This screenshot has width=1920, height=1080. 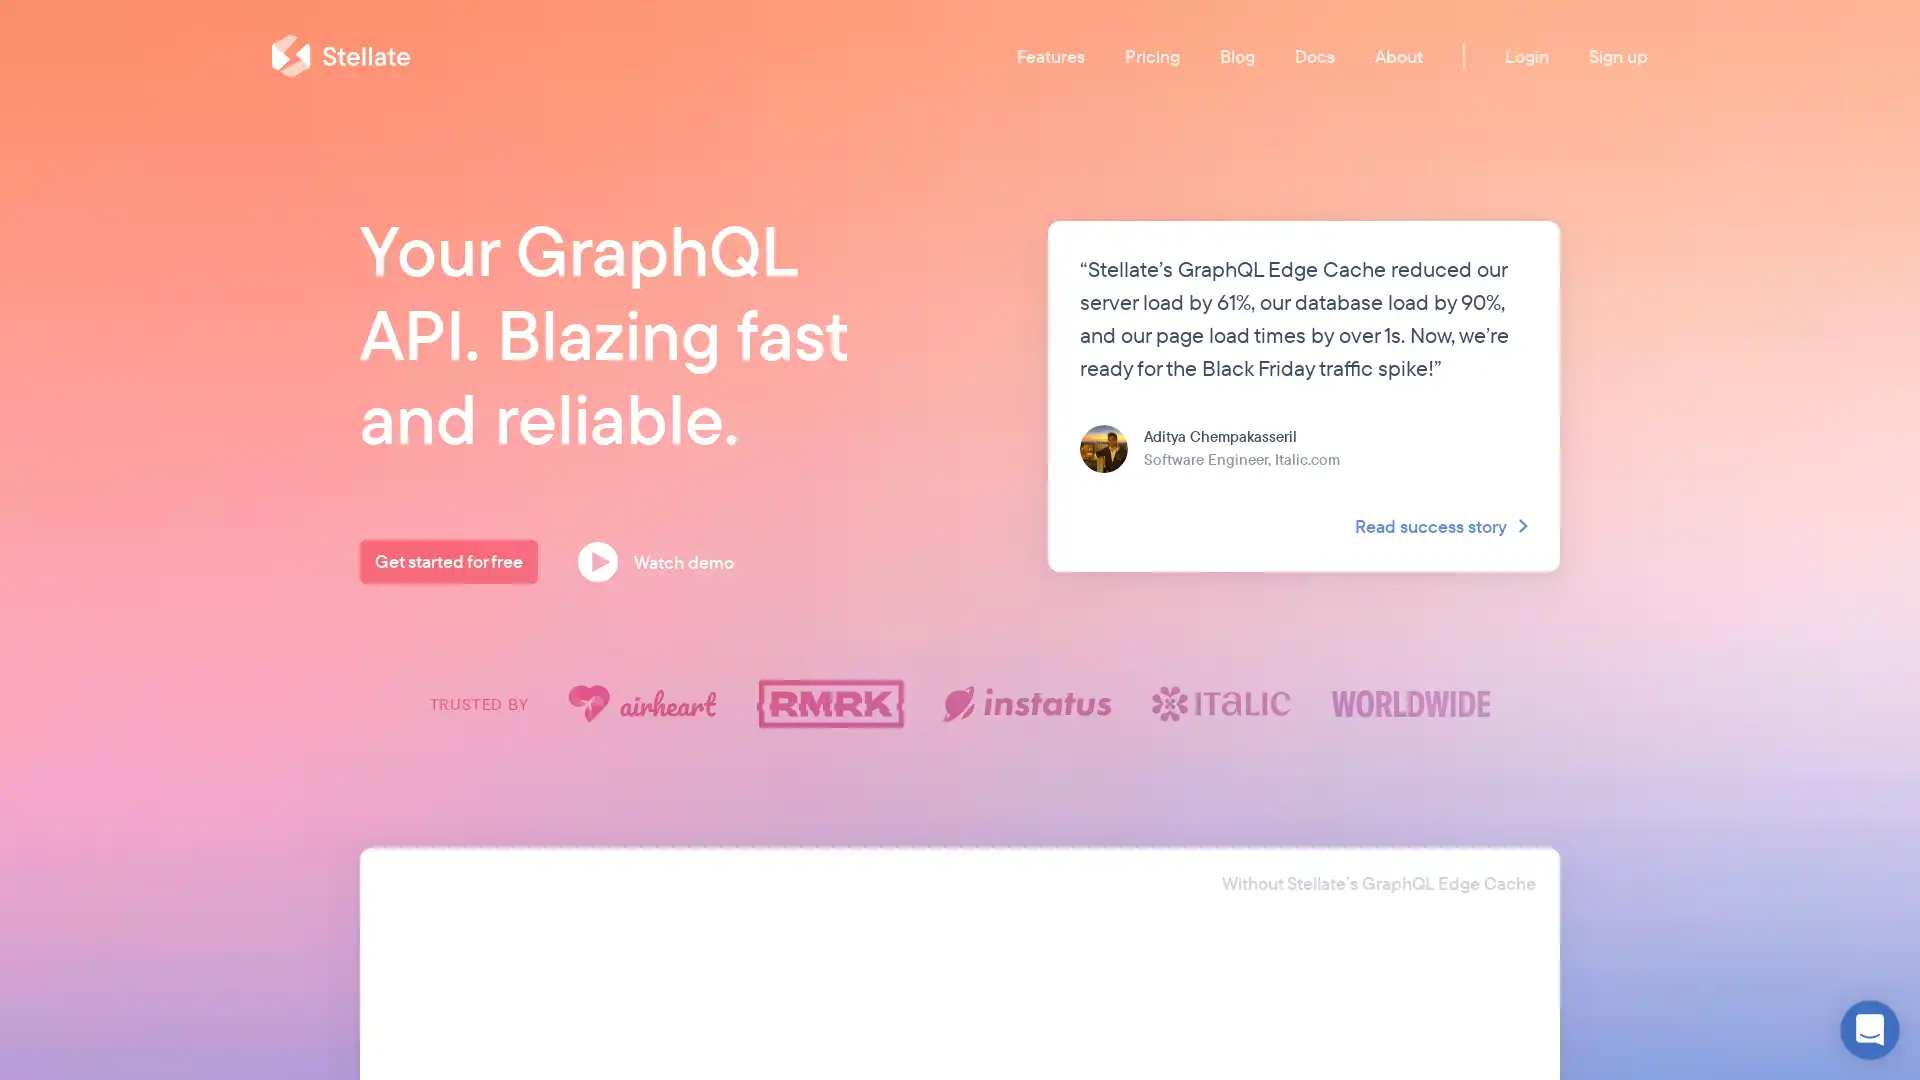 I want to click on Open Features' menu, so click(x=1050, y=54).